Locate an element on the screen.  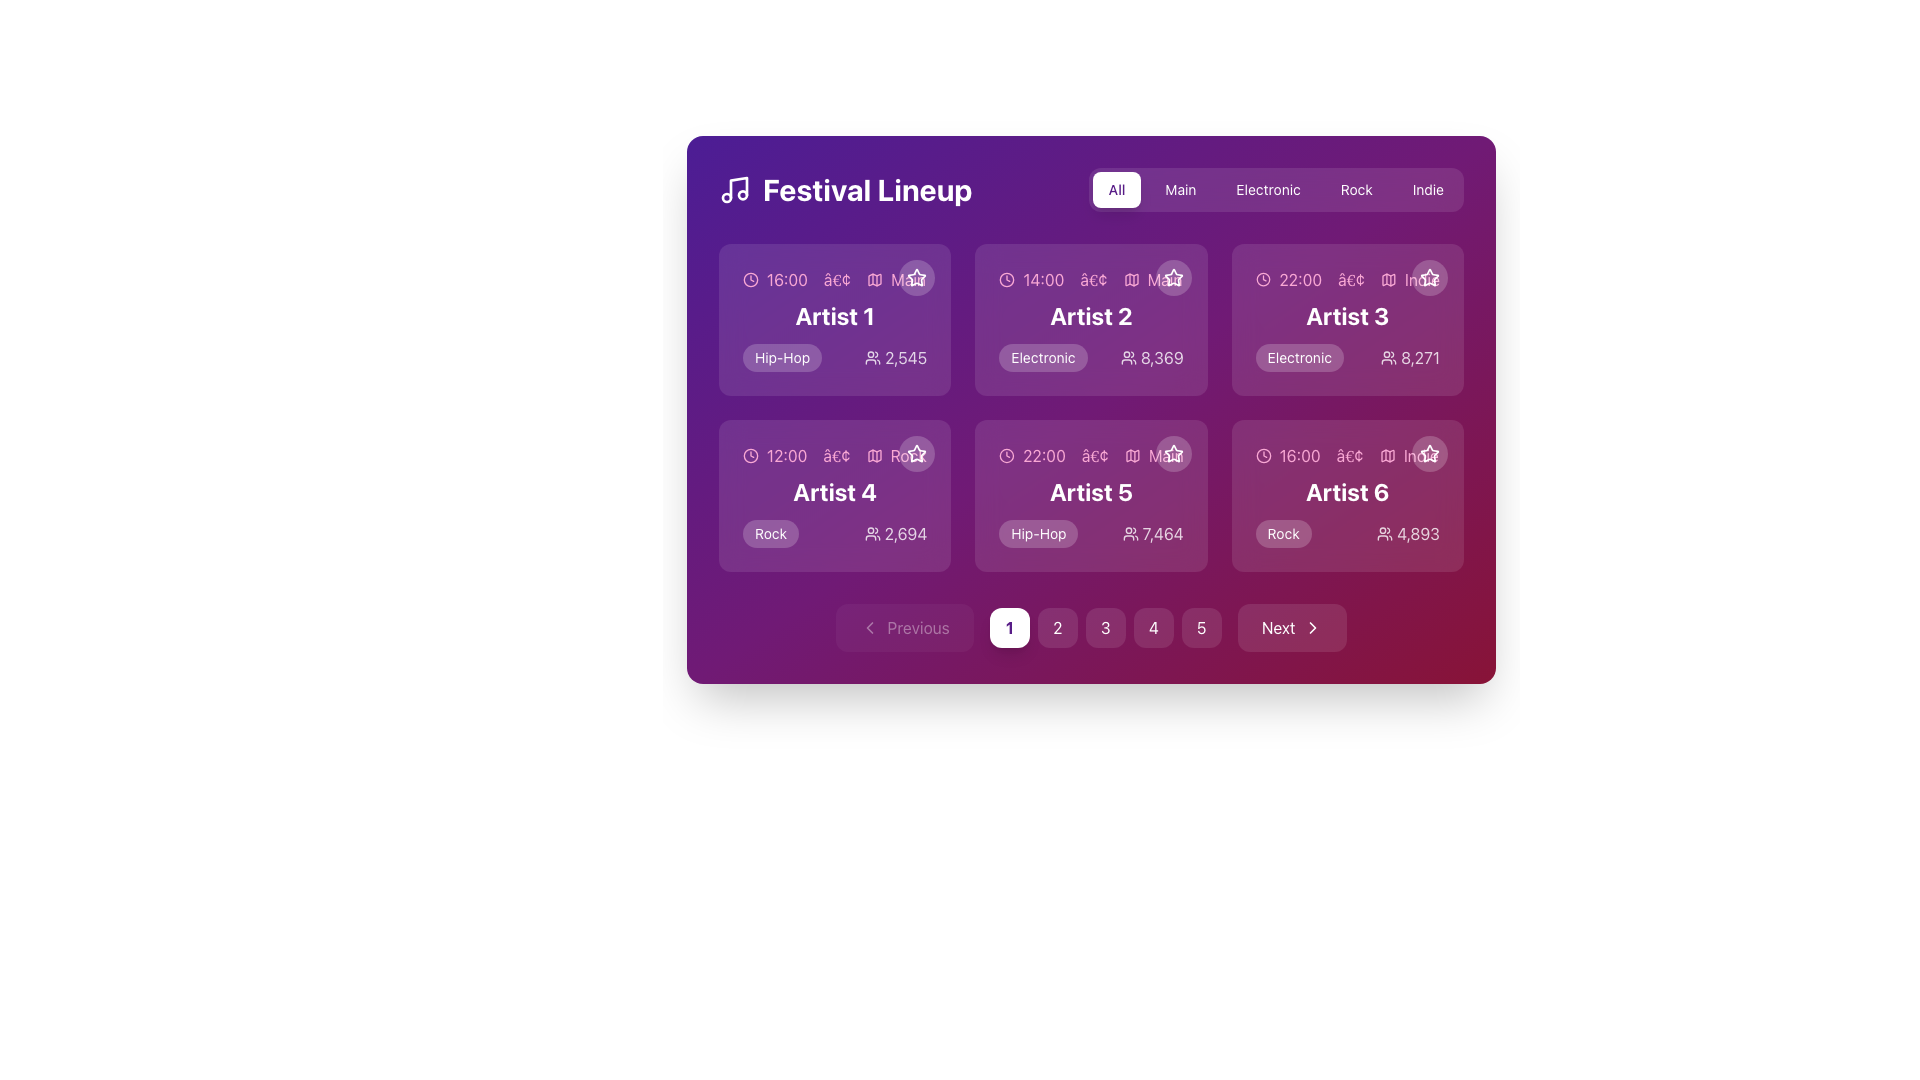
the small map icon located at the top-right of the card for Artist 2, in the second row, first column of the grid layout is located at coordinates (1131, 280).